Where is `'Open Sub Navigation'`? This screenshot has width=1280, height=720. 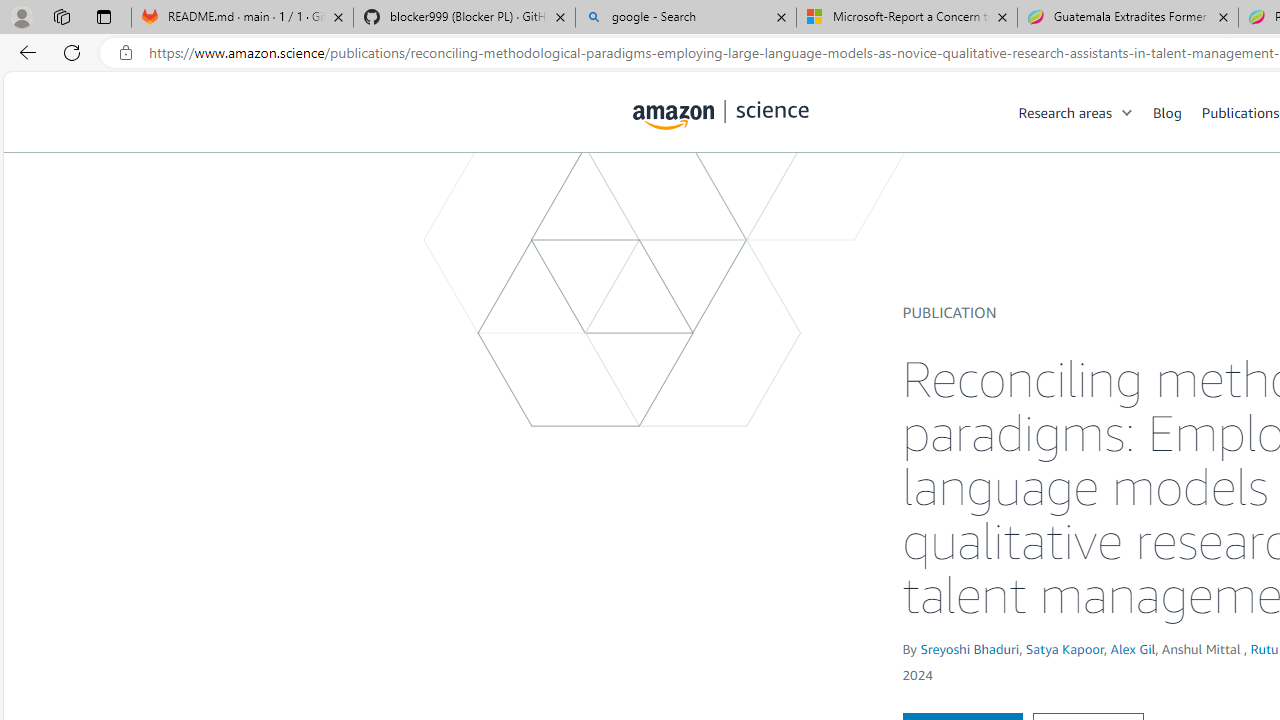
'Open Sub Navigation' is located at coordinates (1128, 111).